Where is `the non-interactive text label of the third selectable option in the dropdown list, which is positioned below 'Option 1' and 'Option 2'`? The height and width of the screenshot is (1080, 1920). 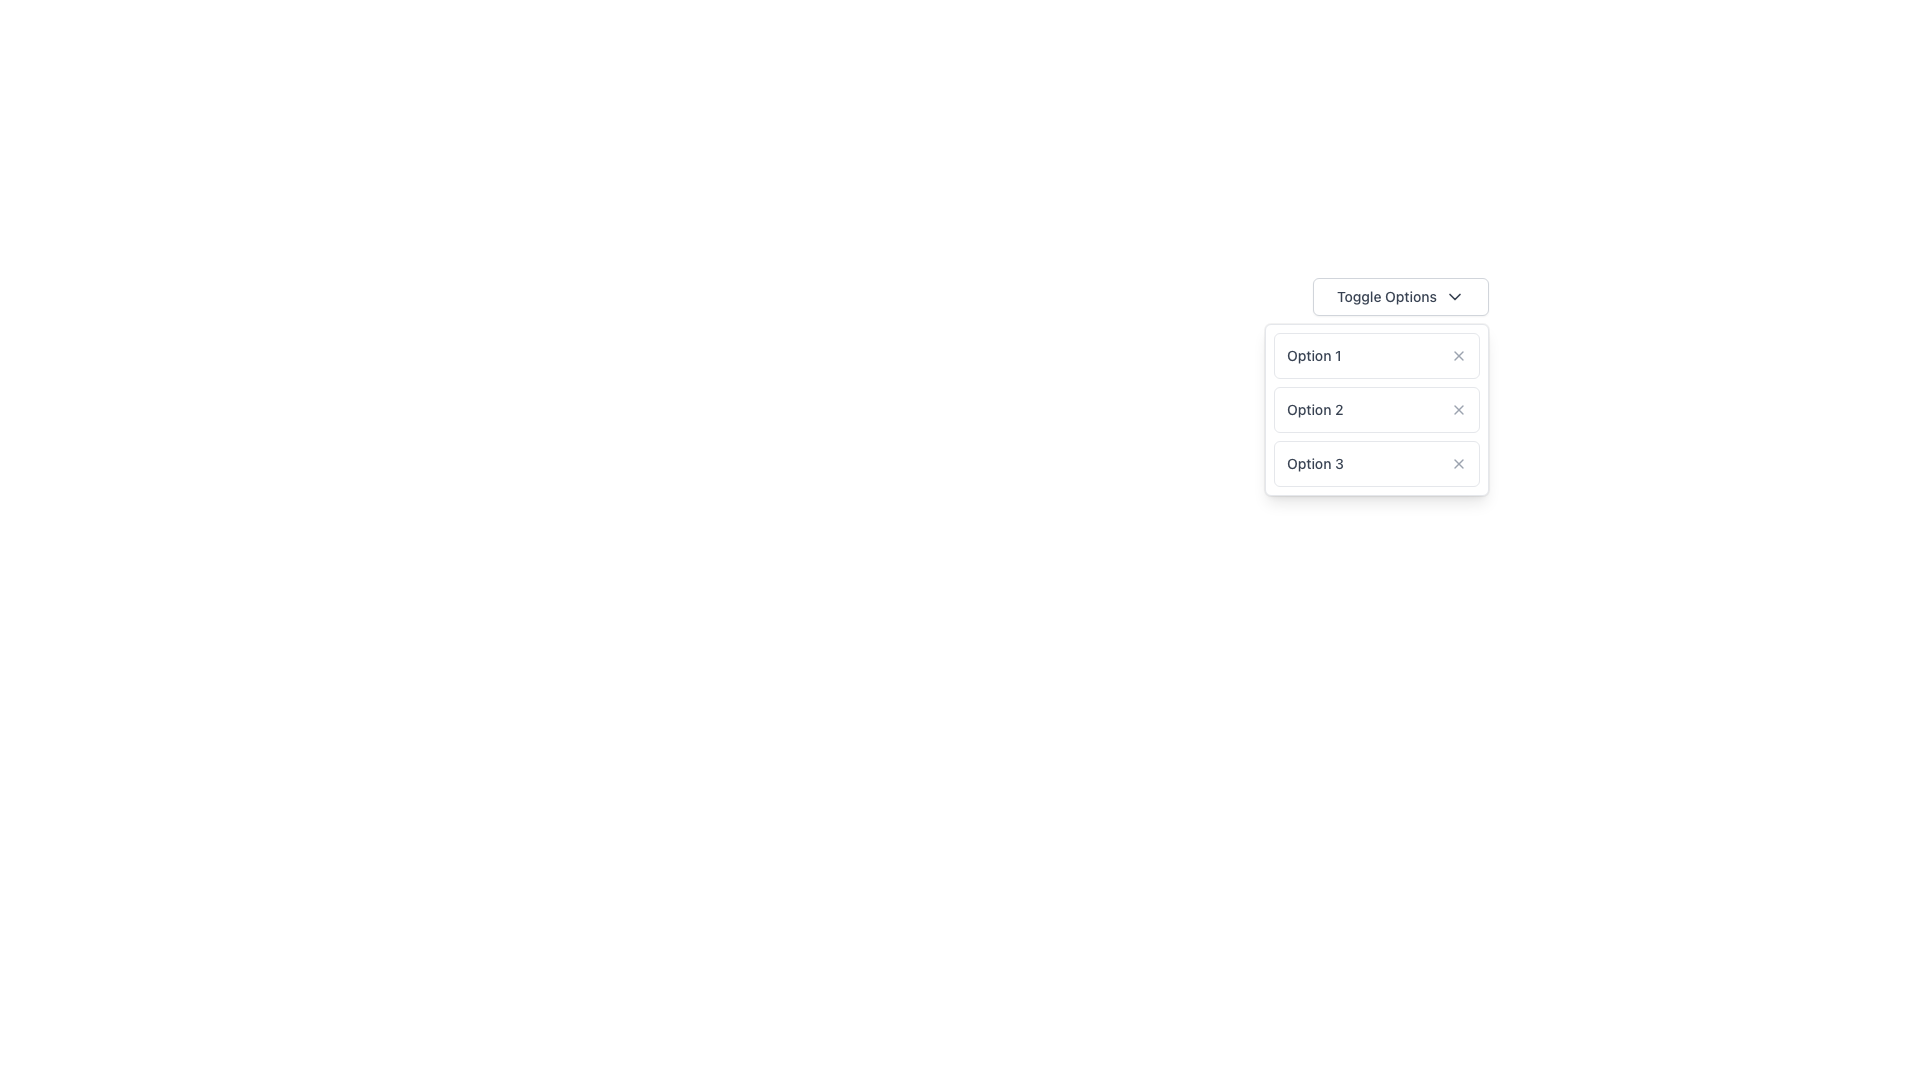
the non-interactive text label of the third selectable option in the dropdown list, which is positioned below 'Option 1' and 'Option 2' is located at coordinates (1315, 463).